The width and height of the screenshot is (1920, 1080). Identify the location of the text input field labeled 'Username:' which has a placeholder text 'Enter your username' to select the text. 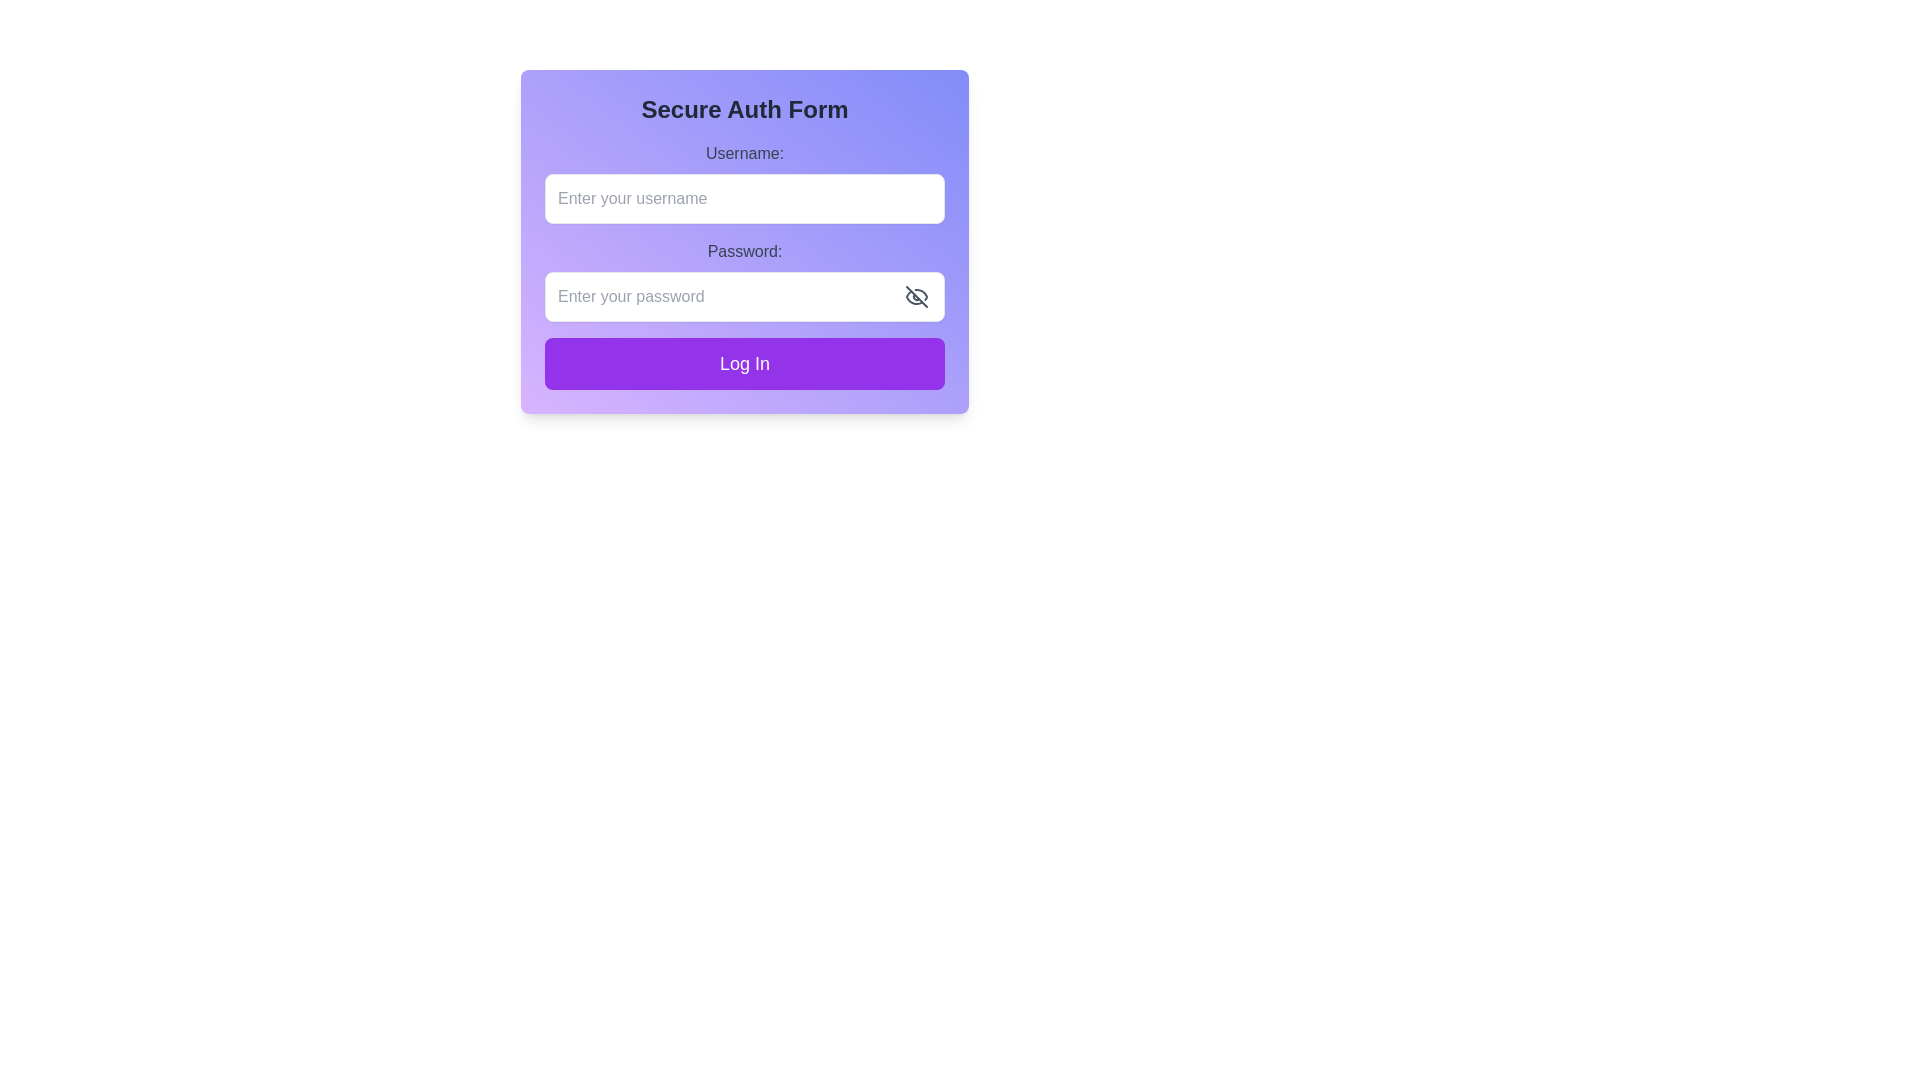
(743, 182).